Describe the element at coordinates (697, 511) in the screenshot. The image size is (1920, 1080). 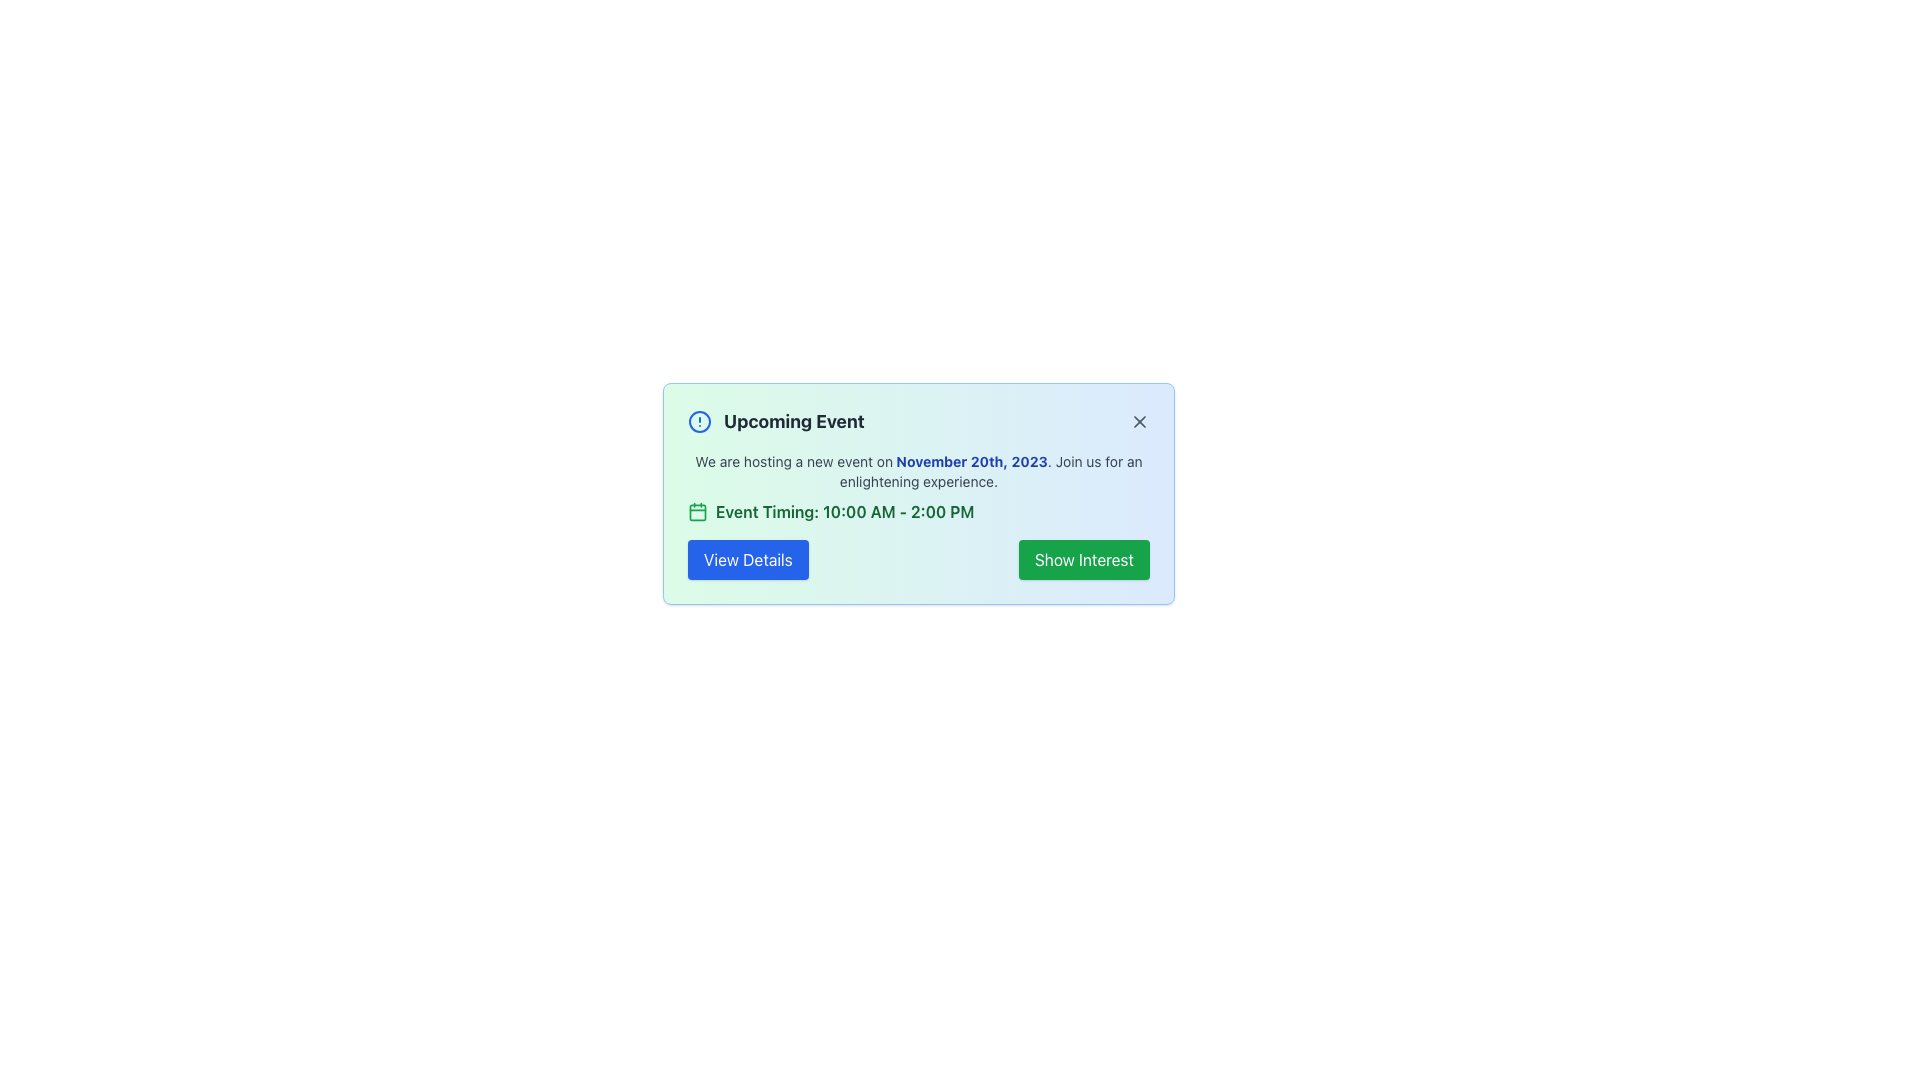
I see `the green outline-style calendar icon located directly to the left of the text 'Event Timing: 10:00 AM - 2:00 PM'` at that location.